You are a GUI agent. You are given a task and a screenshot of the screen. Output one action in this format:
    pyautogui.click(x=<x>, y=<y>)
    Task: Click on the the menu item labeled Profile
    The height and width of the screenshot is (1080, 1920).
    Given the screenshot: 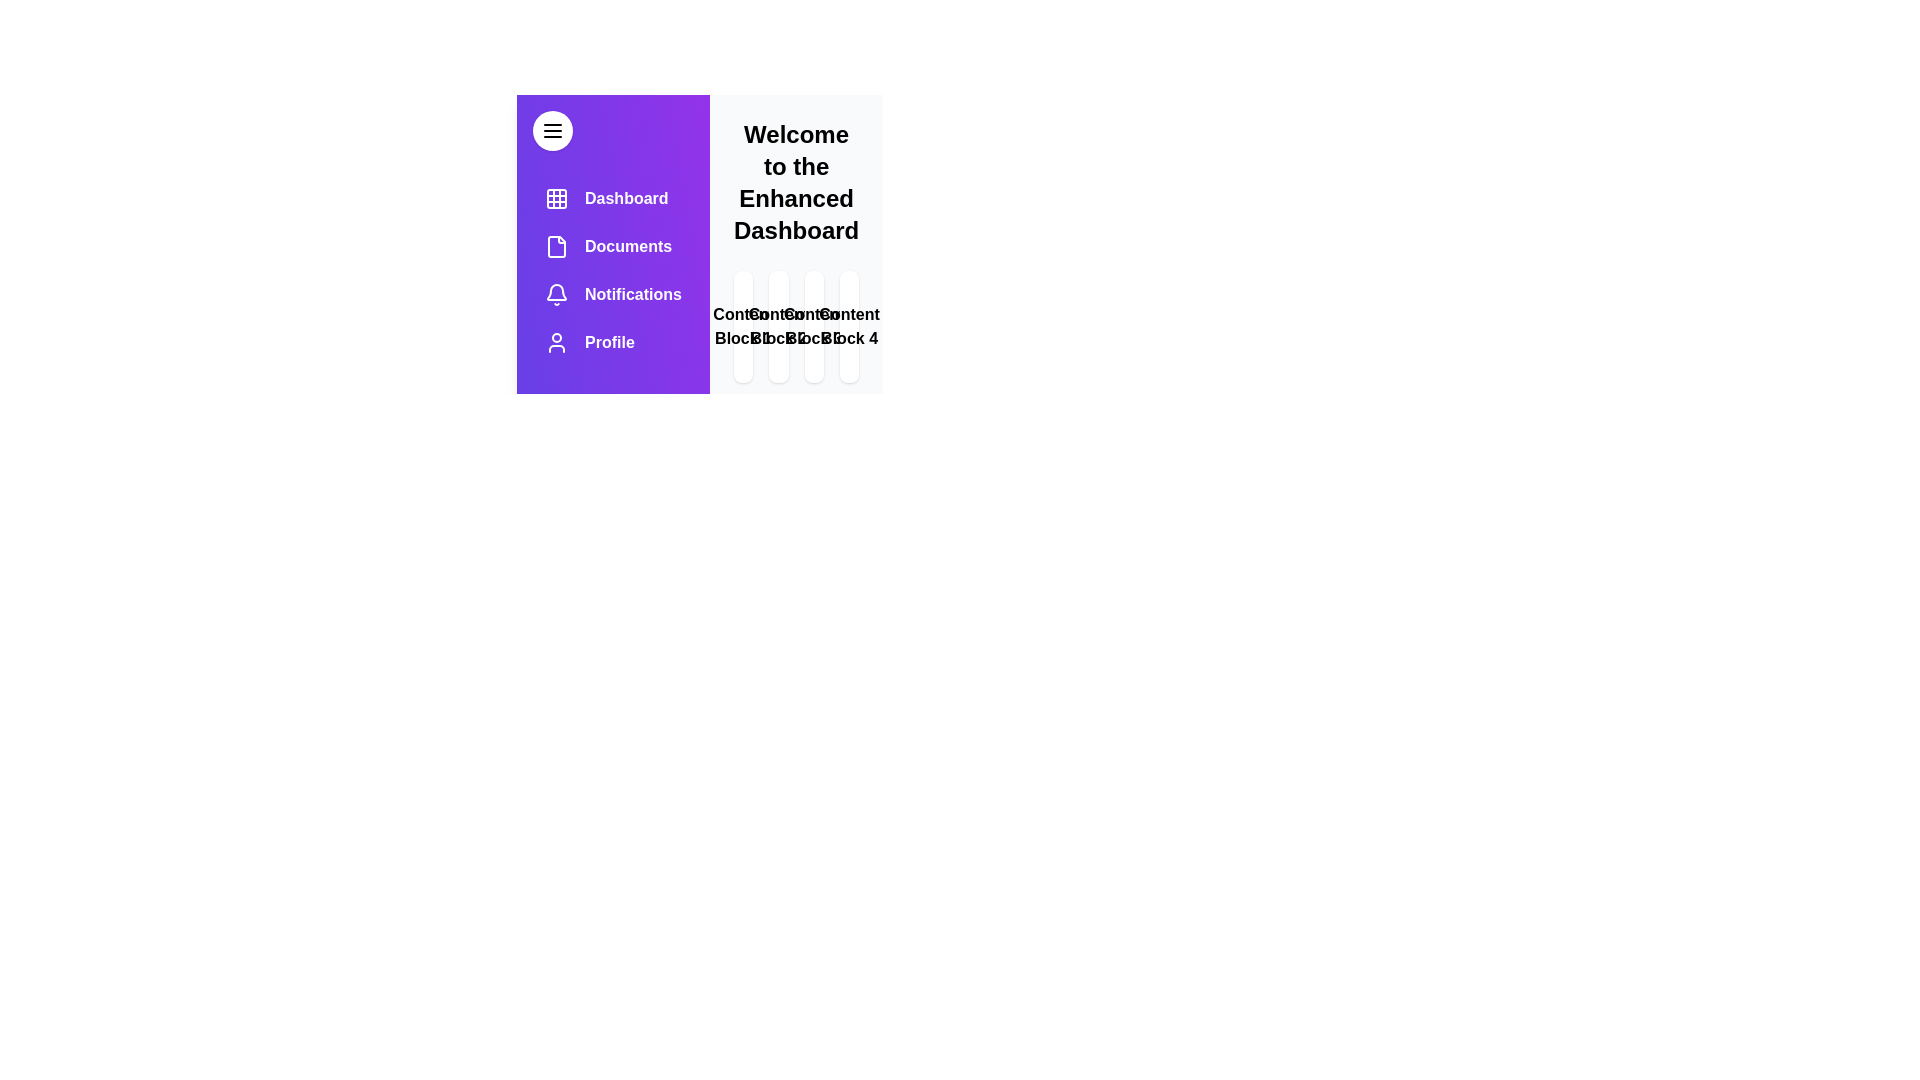 What is the action you would take?
    pyautogui.click(x=612, y=342)
    